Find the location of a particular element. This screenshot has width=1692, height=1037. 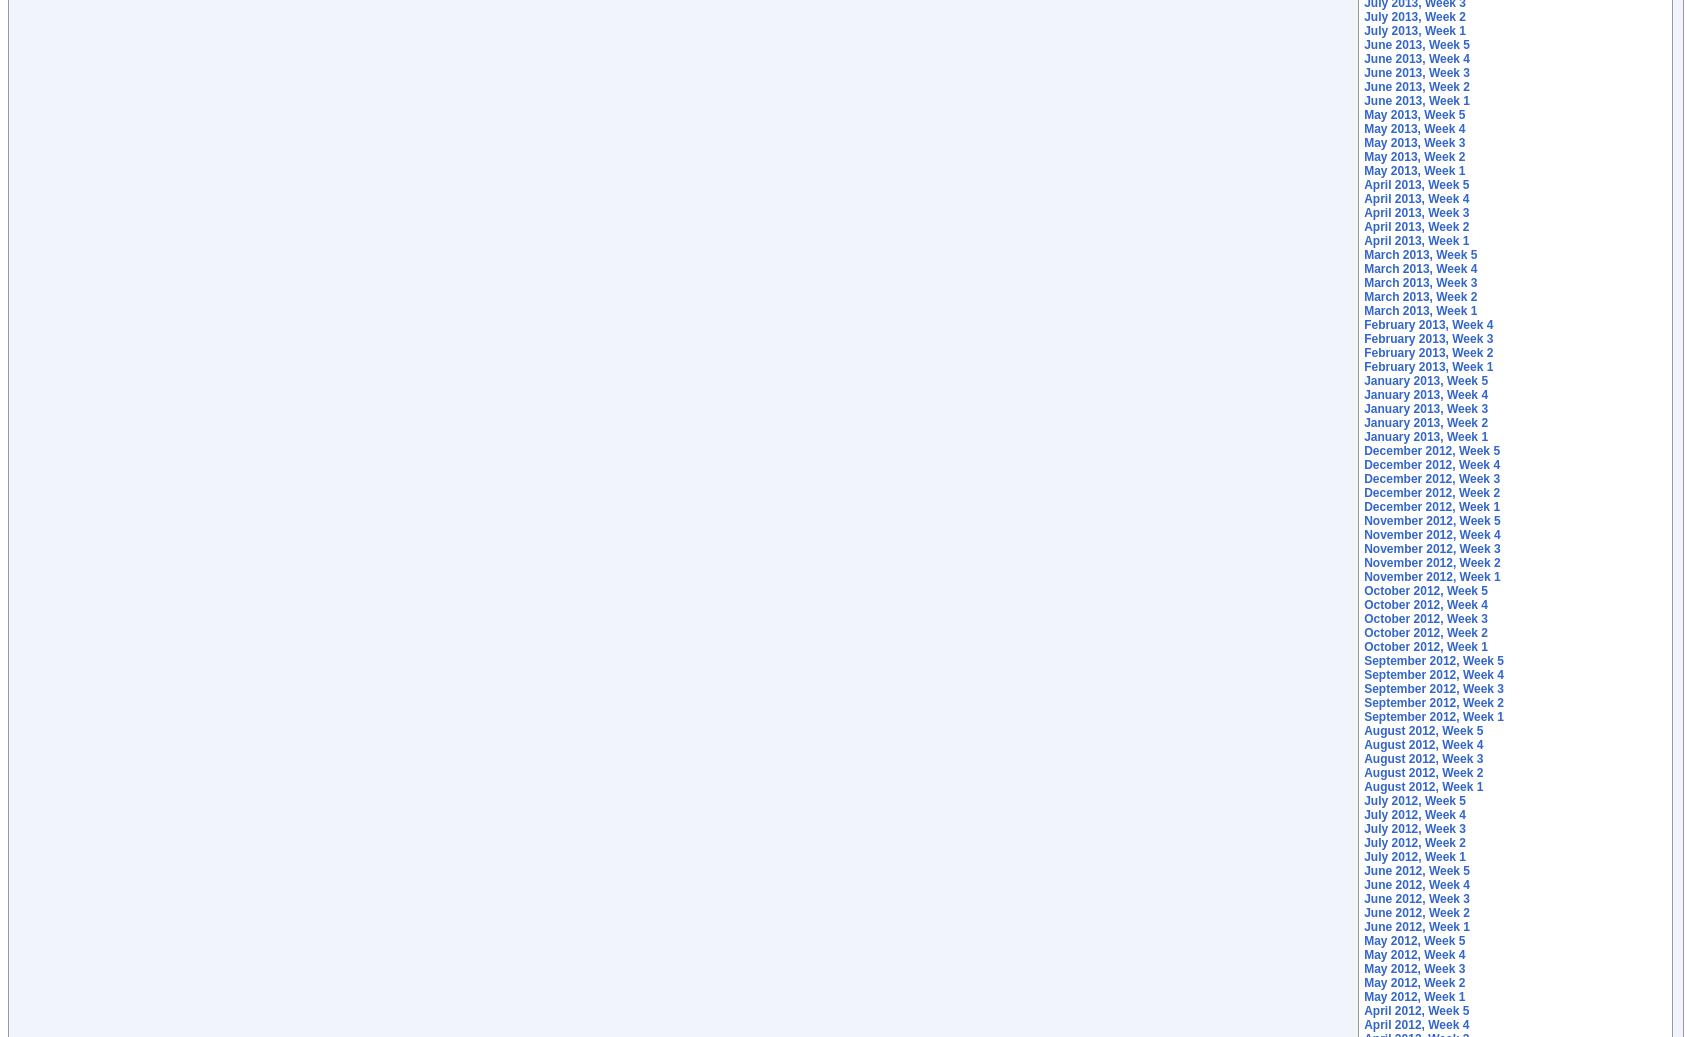

'January 2013, Week 4' is located at coordinates (1425, 393).